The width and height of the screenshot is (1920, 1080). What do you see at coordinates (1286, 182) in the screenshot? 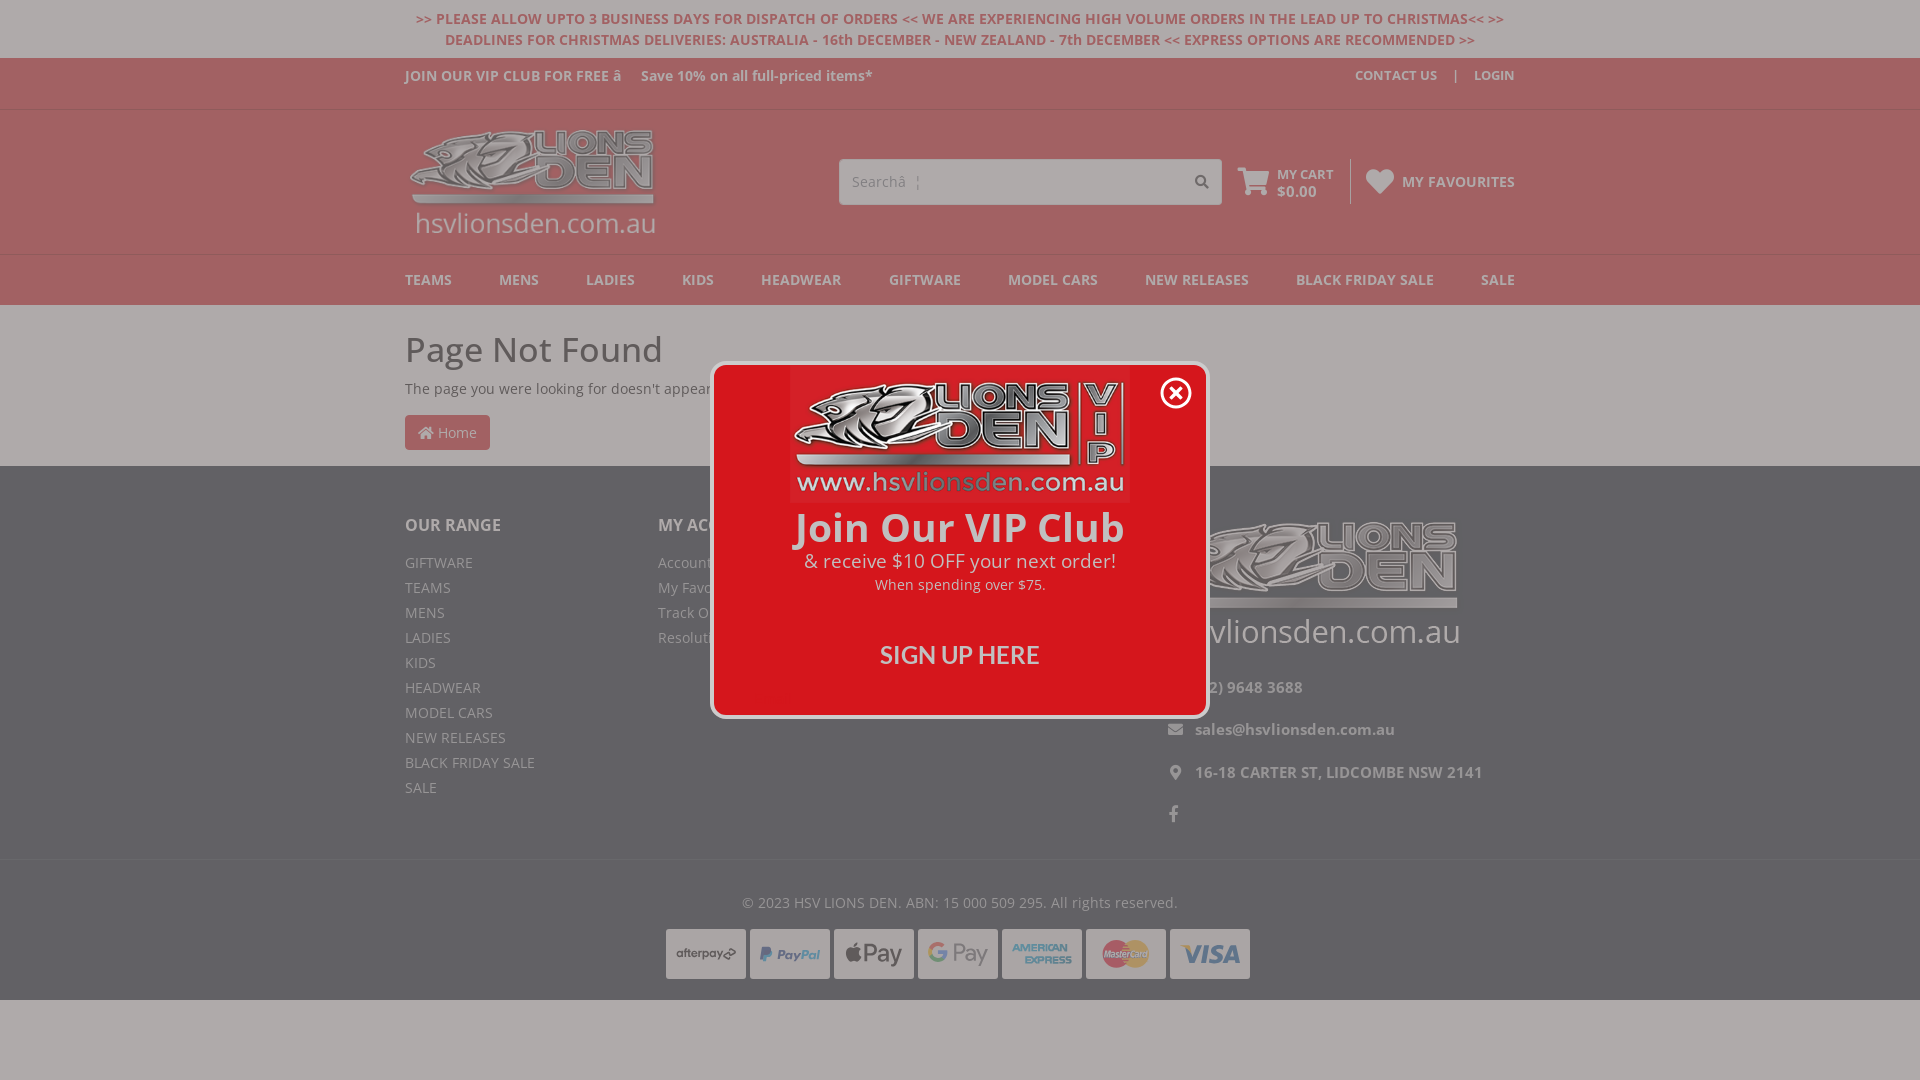
I see `'MY CART` at bounding box center [1286, 182].